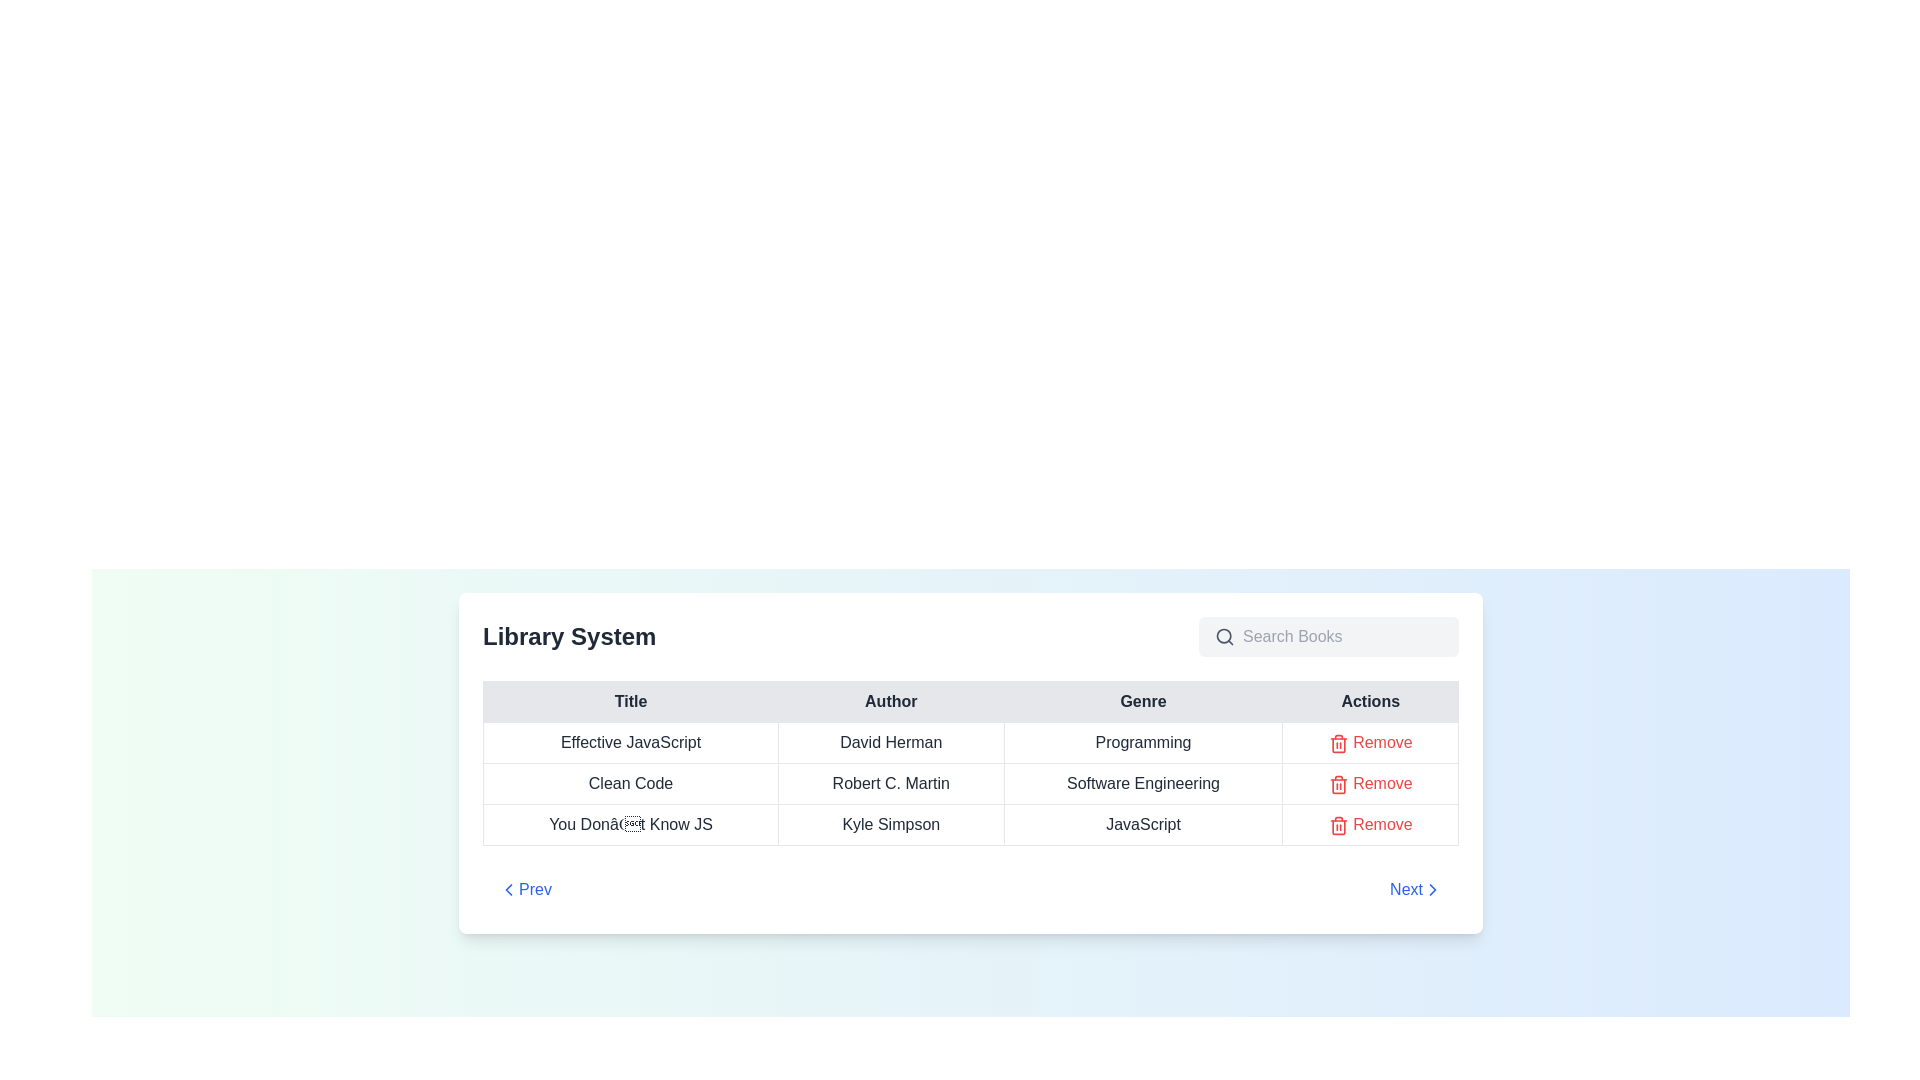 The height and width of the screenshot is (1080, 1920). I want to click on the left-facing chevron icon located in the bottom section of the interface, so click(508, 889).